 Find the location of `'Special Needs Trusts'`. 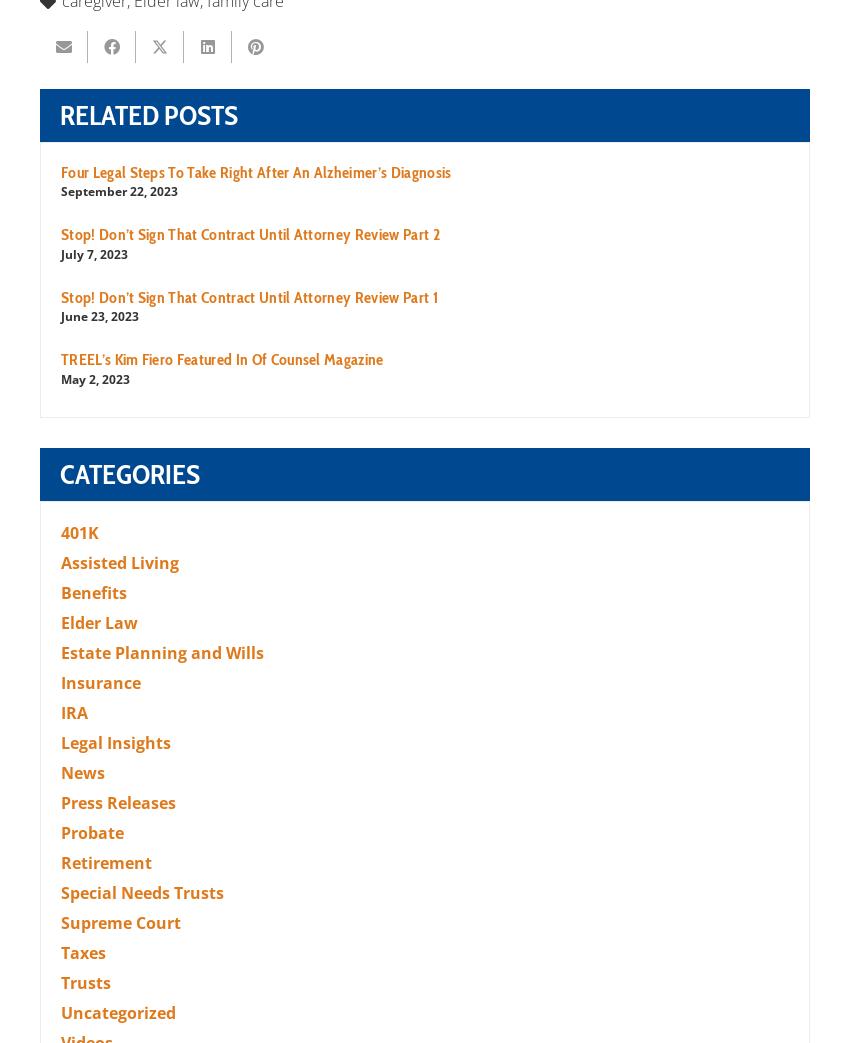

'Special Needs Trusts' is located at coordinates (142, 893).